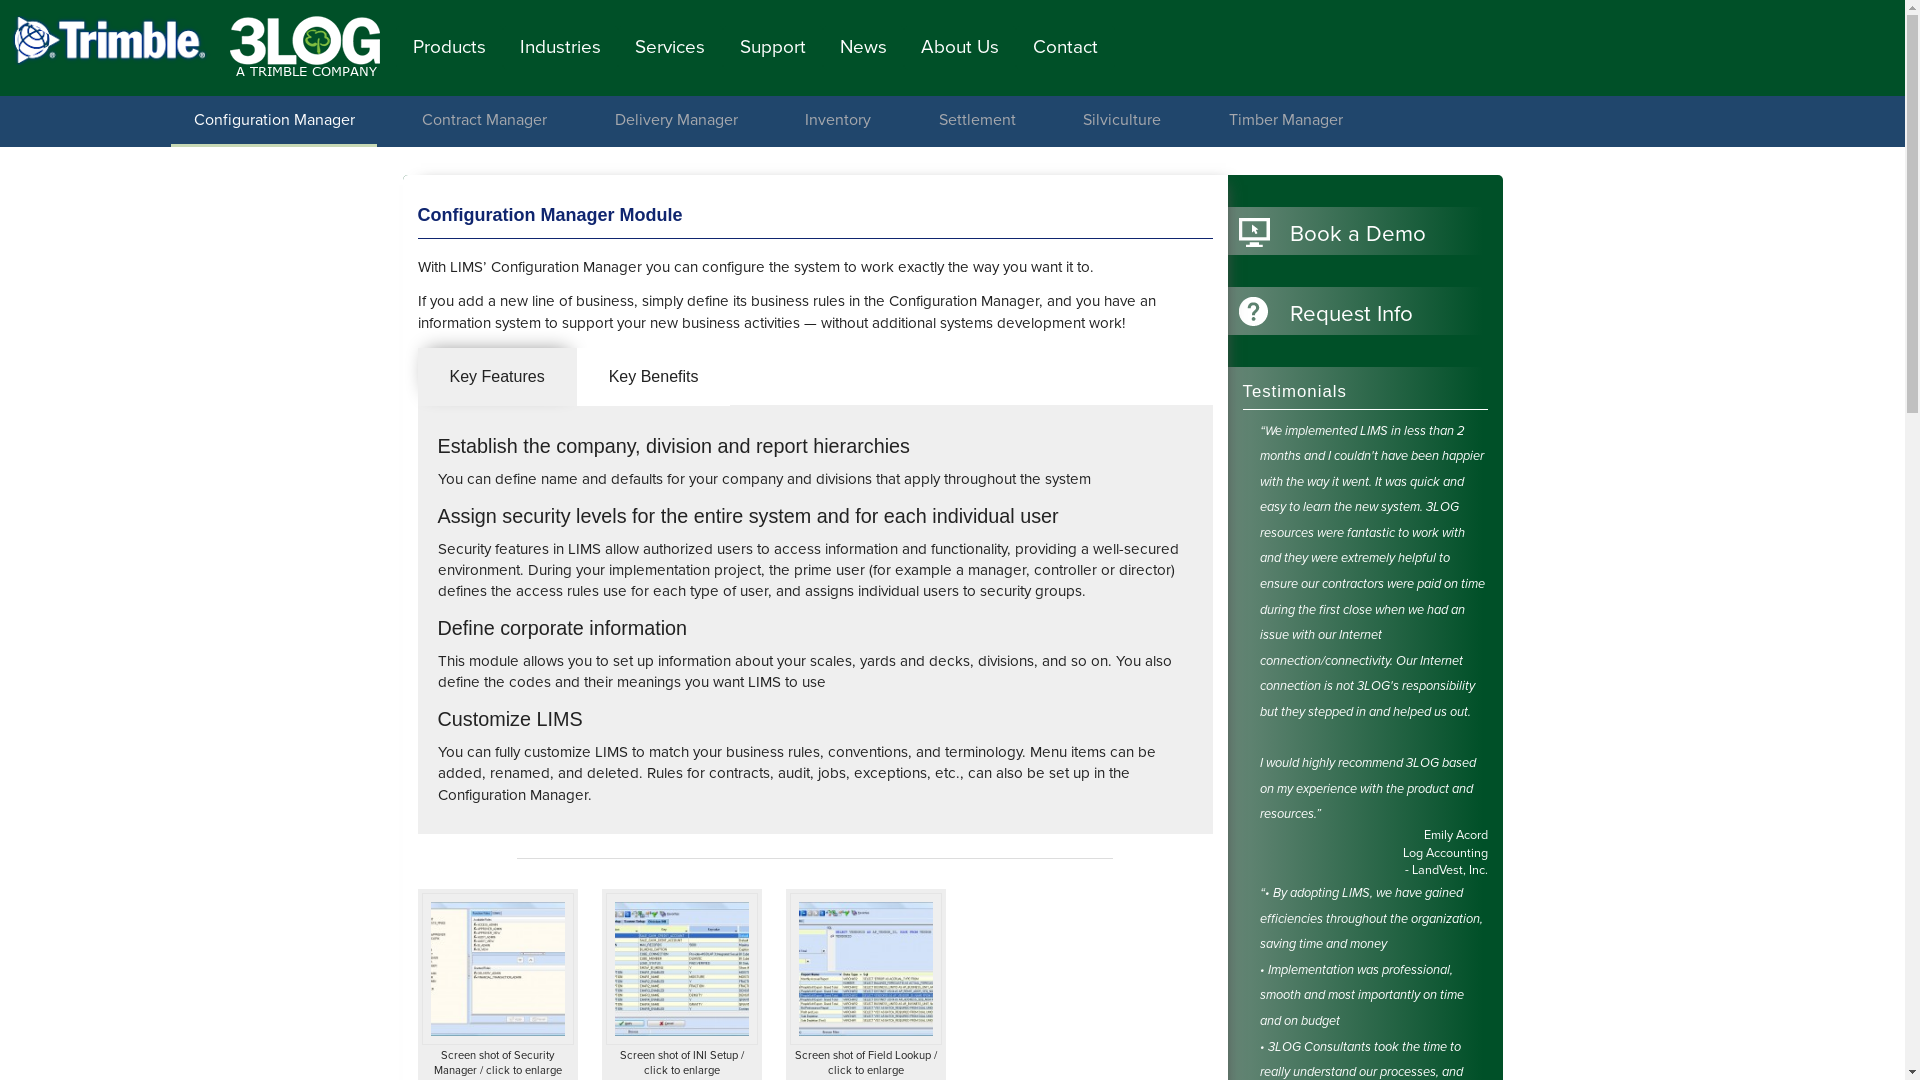 Image resolution: width=1920 pixels, height=1080 pixels. Describe the element at coordinates (838, 119) in the screenshot. I see `'Inventory'` at that location.